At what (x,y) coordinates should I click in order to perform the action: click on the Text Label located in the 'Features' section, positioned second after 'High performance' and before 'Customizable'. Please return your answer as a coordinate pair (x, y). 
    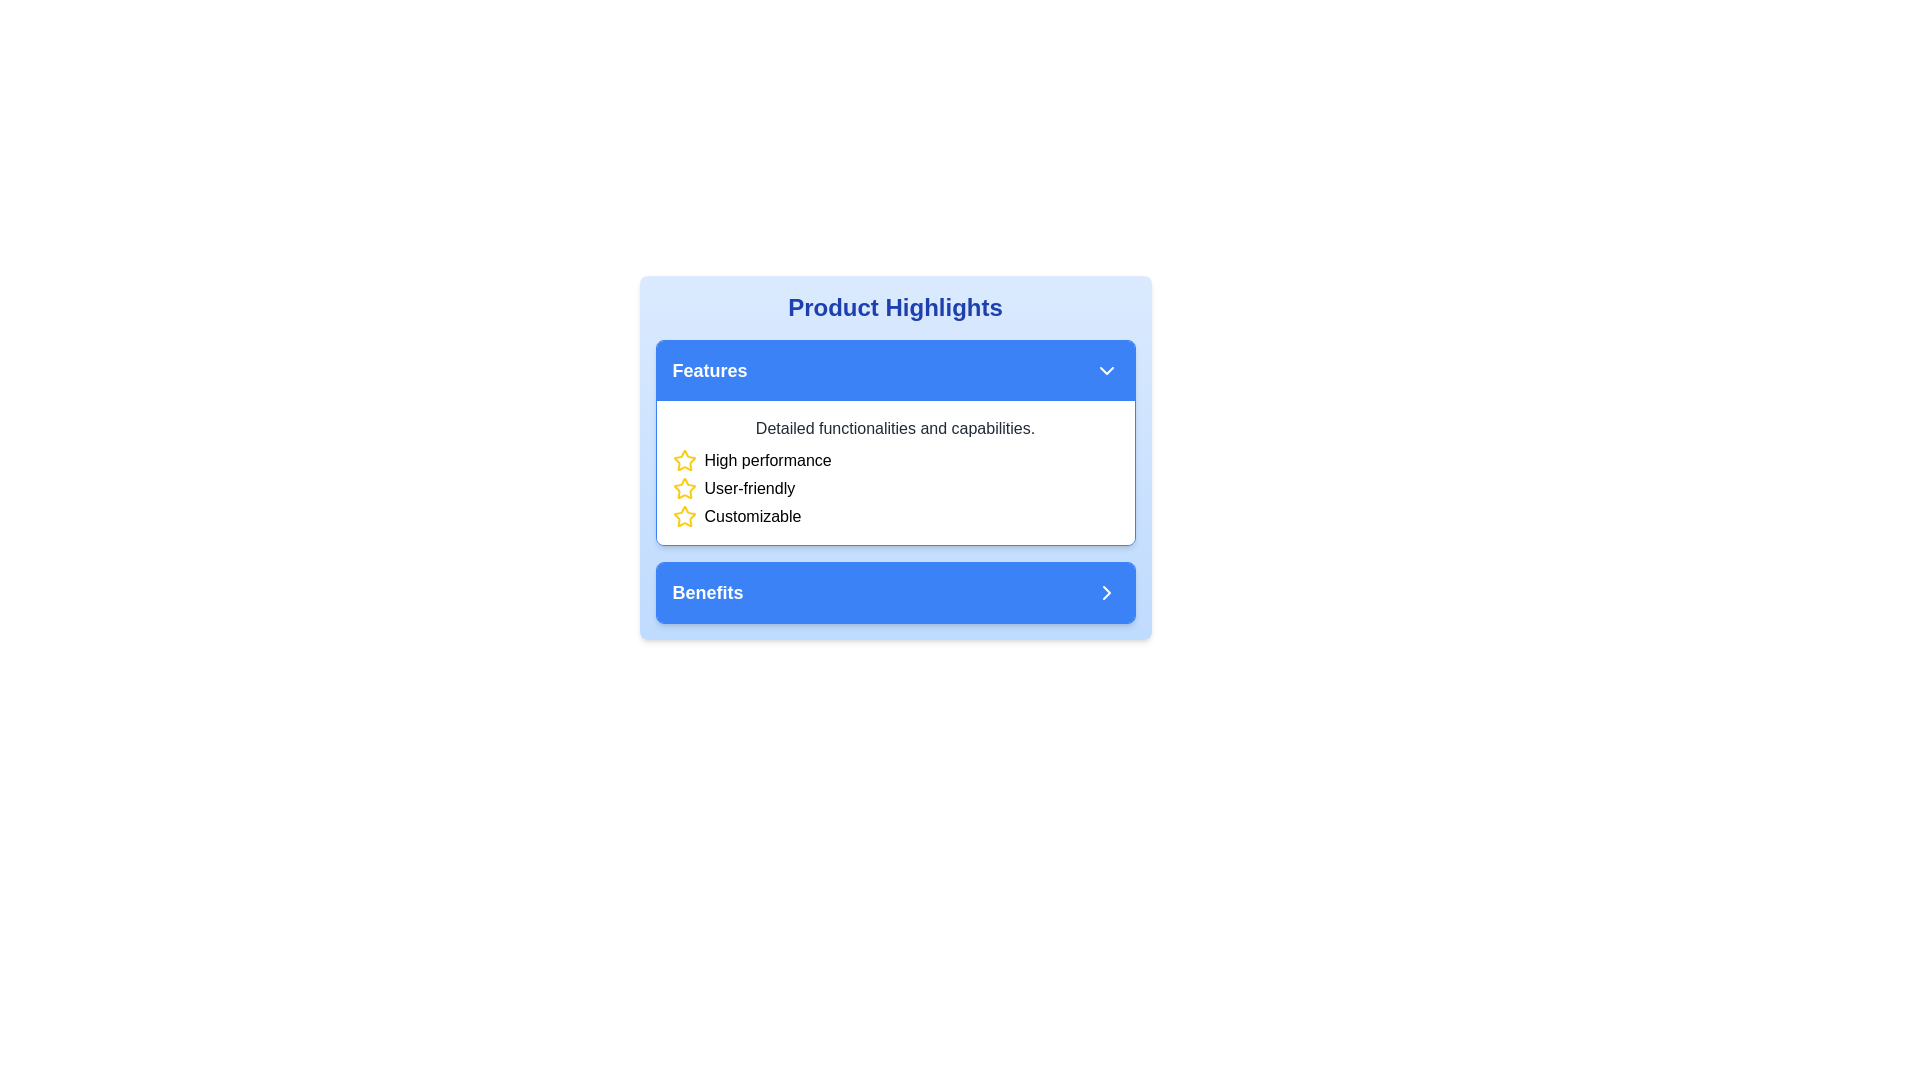
    Looking at the image, I should click on (748, 489).